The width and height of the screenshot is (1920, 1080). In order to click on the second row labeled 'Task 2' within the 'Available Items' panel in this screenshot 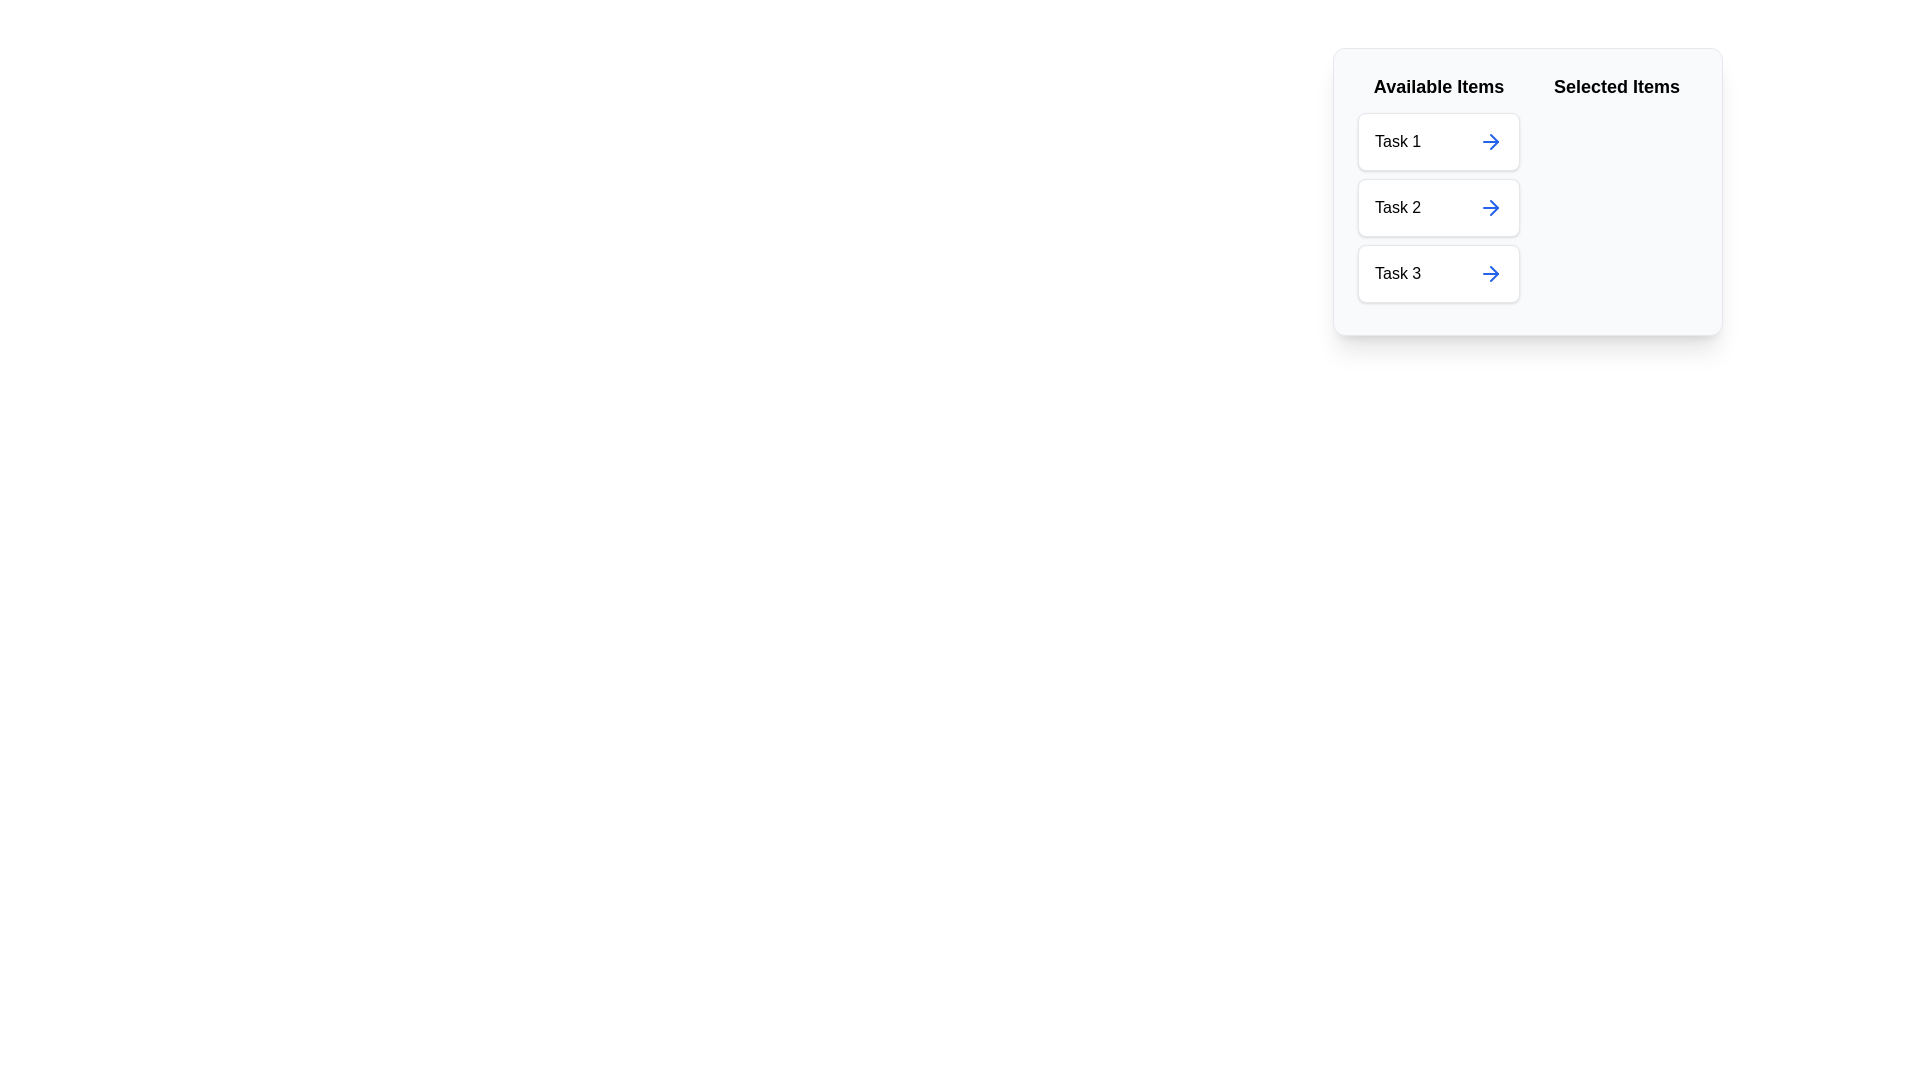, I will do `click(1438, 208)`.